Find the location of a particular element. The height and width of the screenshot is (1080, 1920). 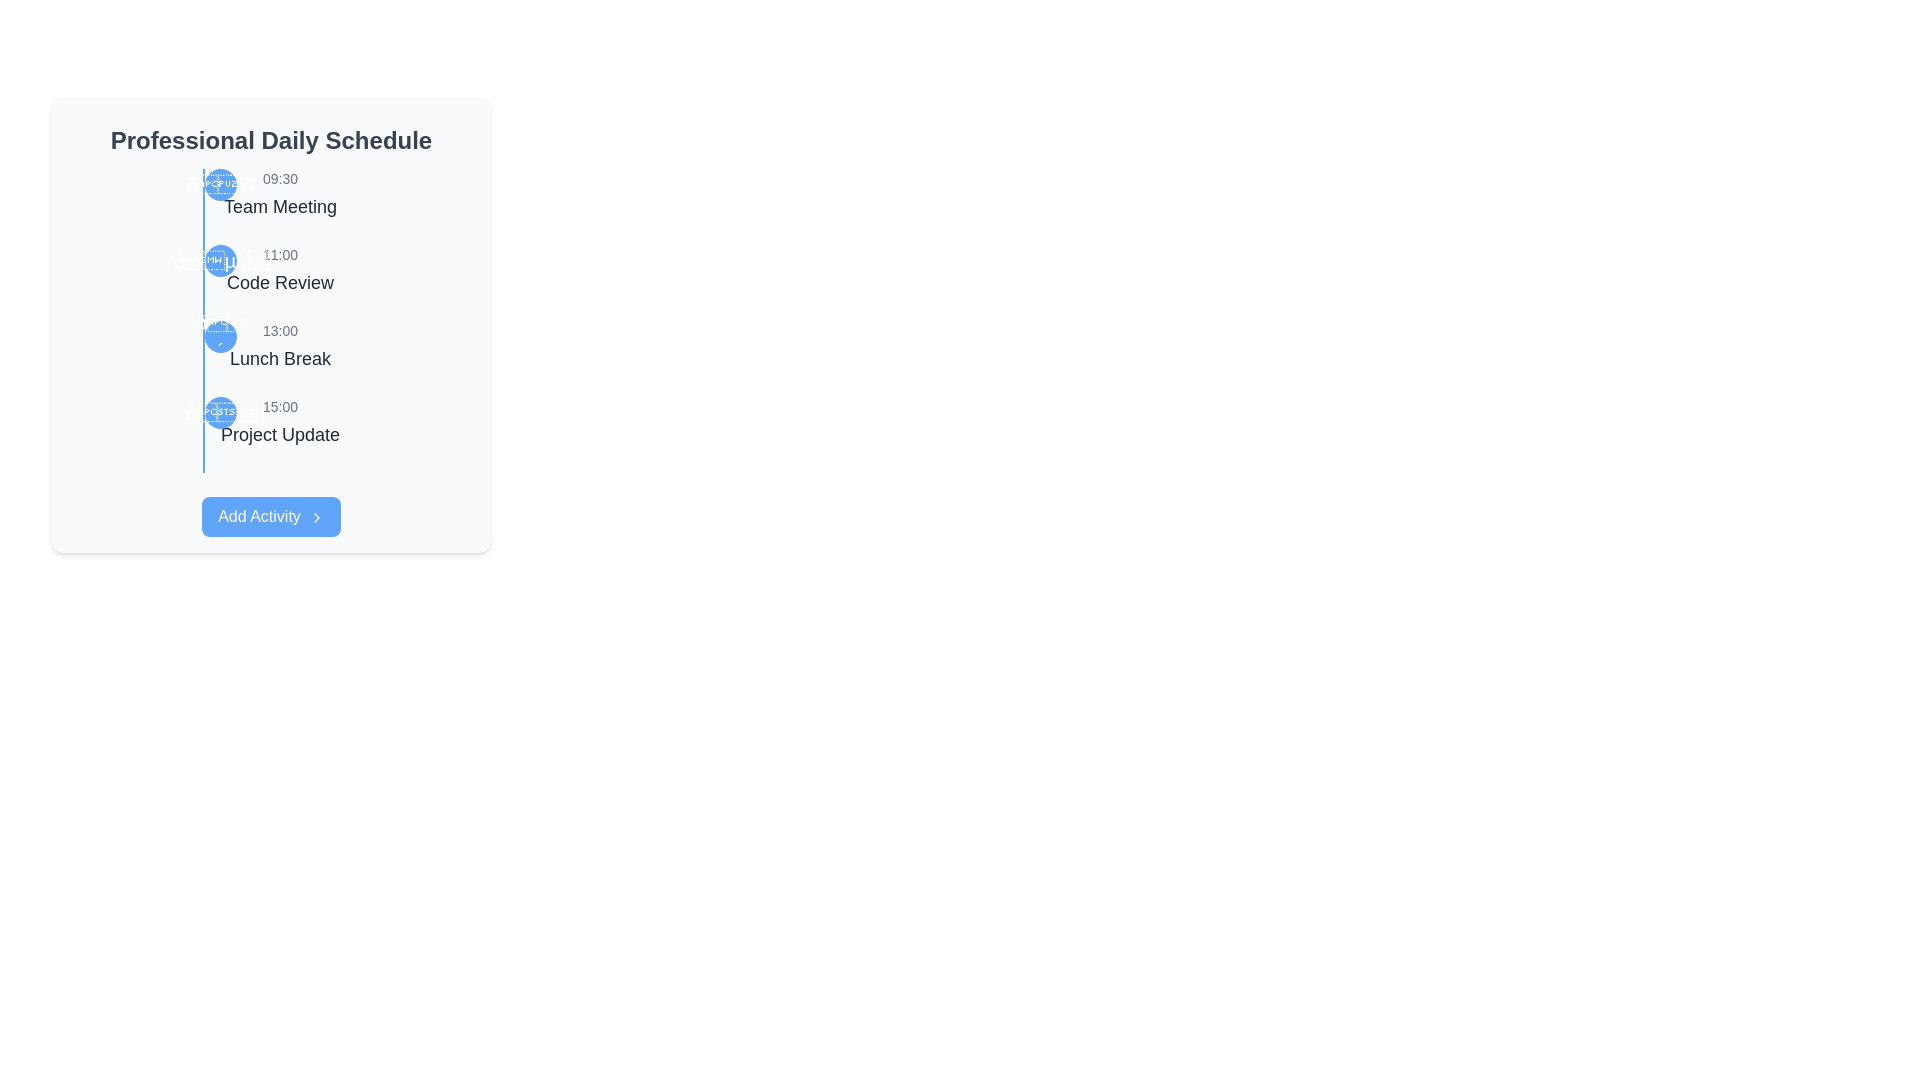

the circular blue icon with a white clock emoji located next to the '11:00 Code Review' activity entry in the 'Professional Daily Schedule' interface is located at coordinates (220, 260).